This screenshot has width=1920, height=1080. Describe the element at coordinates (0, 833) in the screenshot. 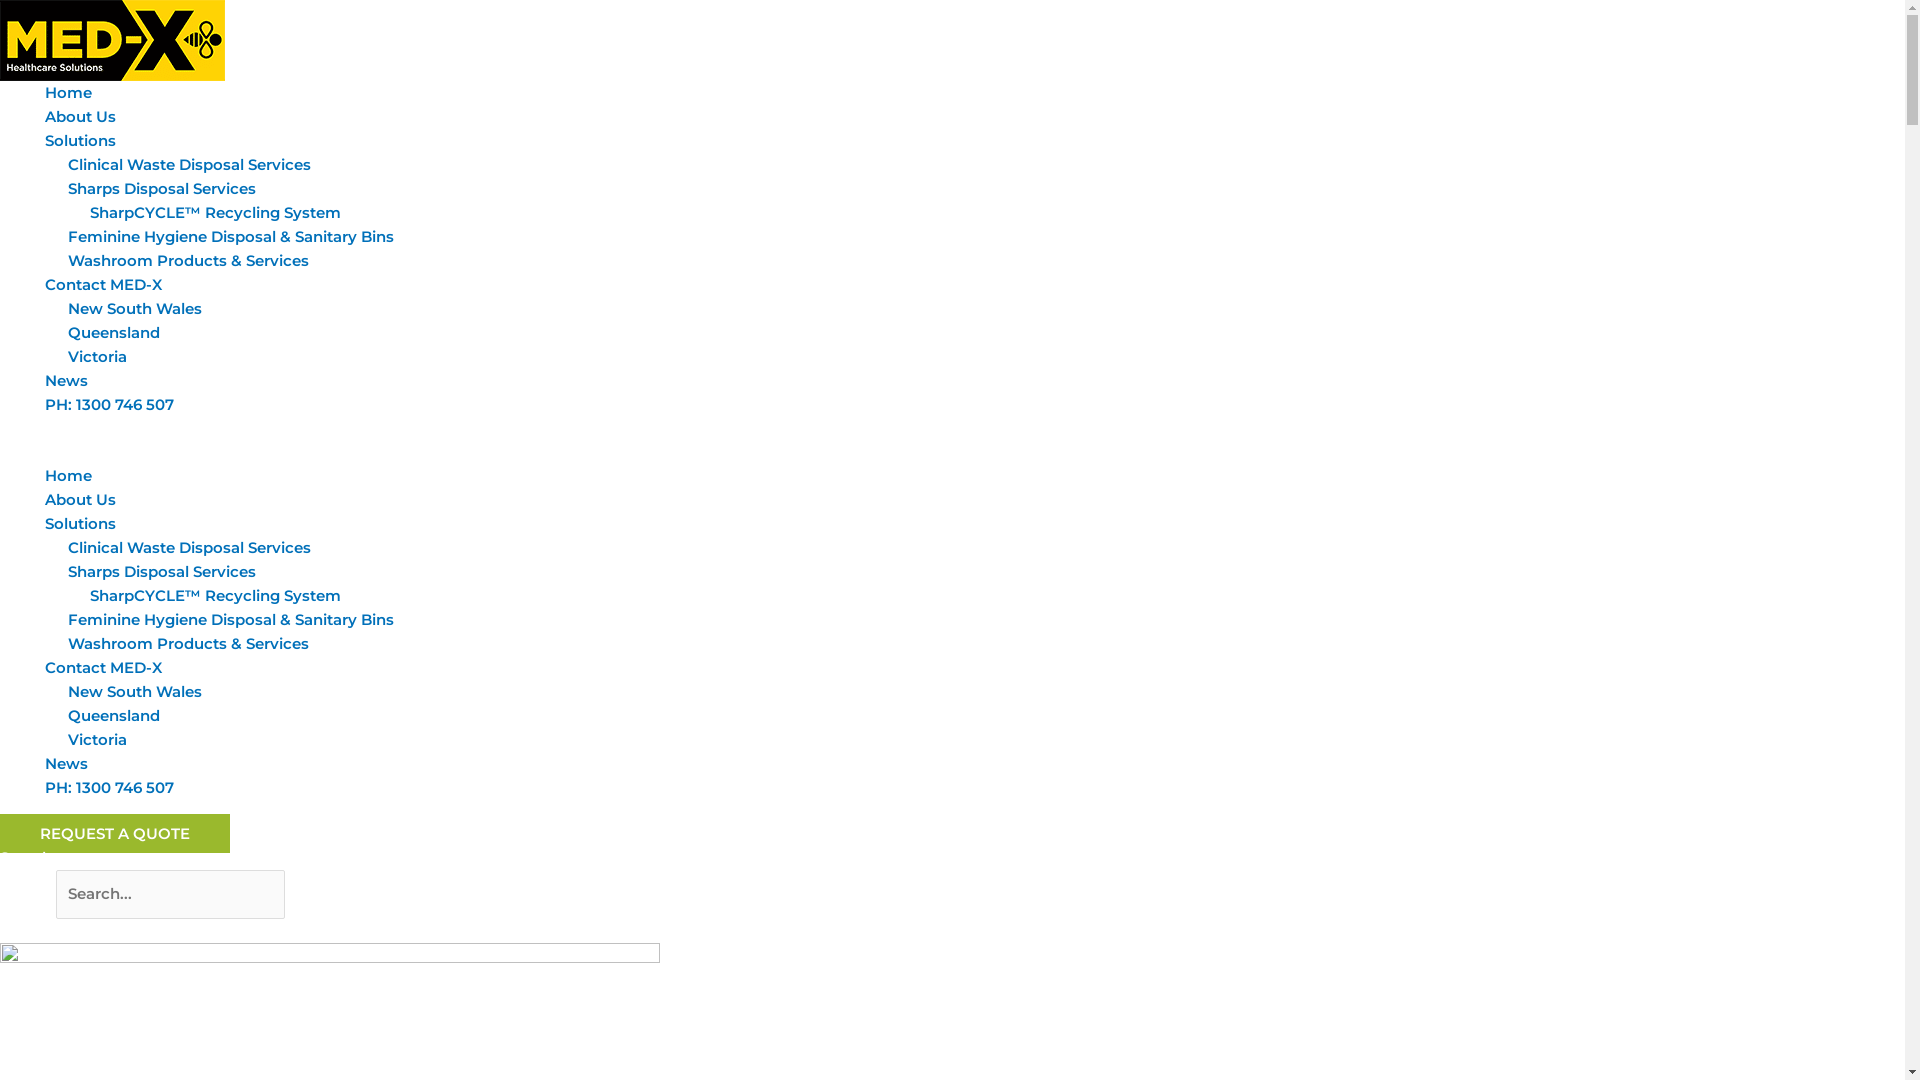

I see `'REQUEST A QUOTE'` at that location.